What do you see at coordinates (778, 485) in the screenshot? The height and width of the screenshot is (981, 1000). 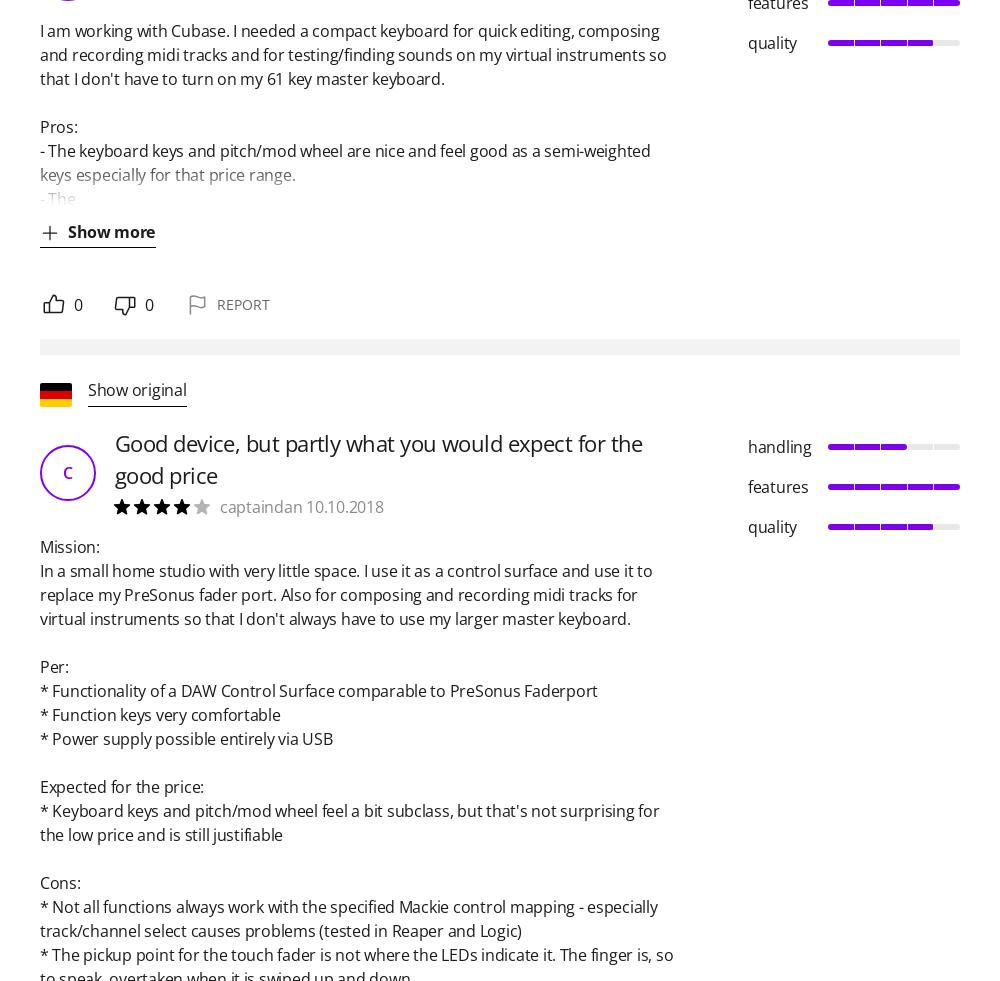 I see `'features'` at bounding box center [778, 485].